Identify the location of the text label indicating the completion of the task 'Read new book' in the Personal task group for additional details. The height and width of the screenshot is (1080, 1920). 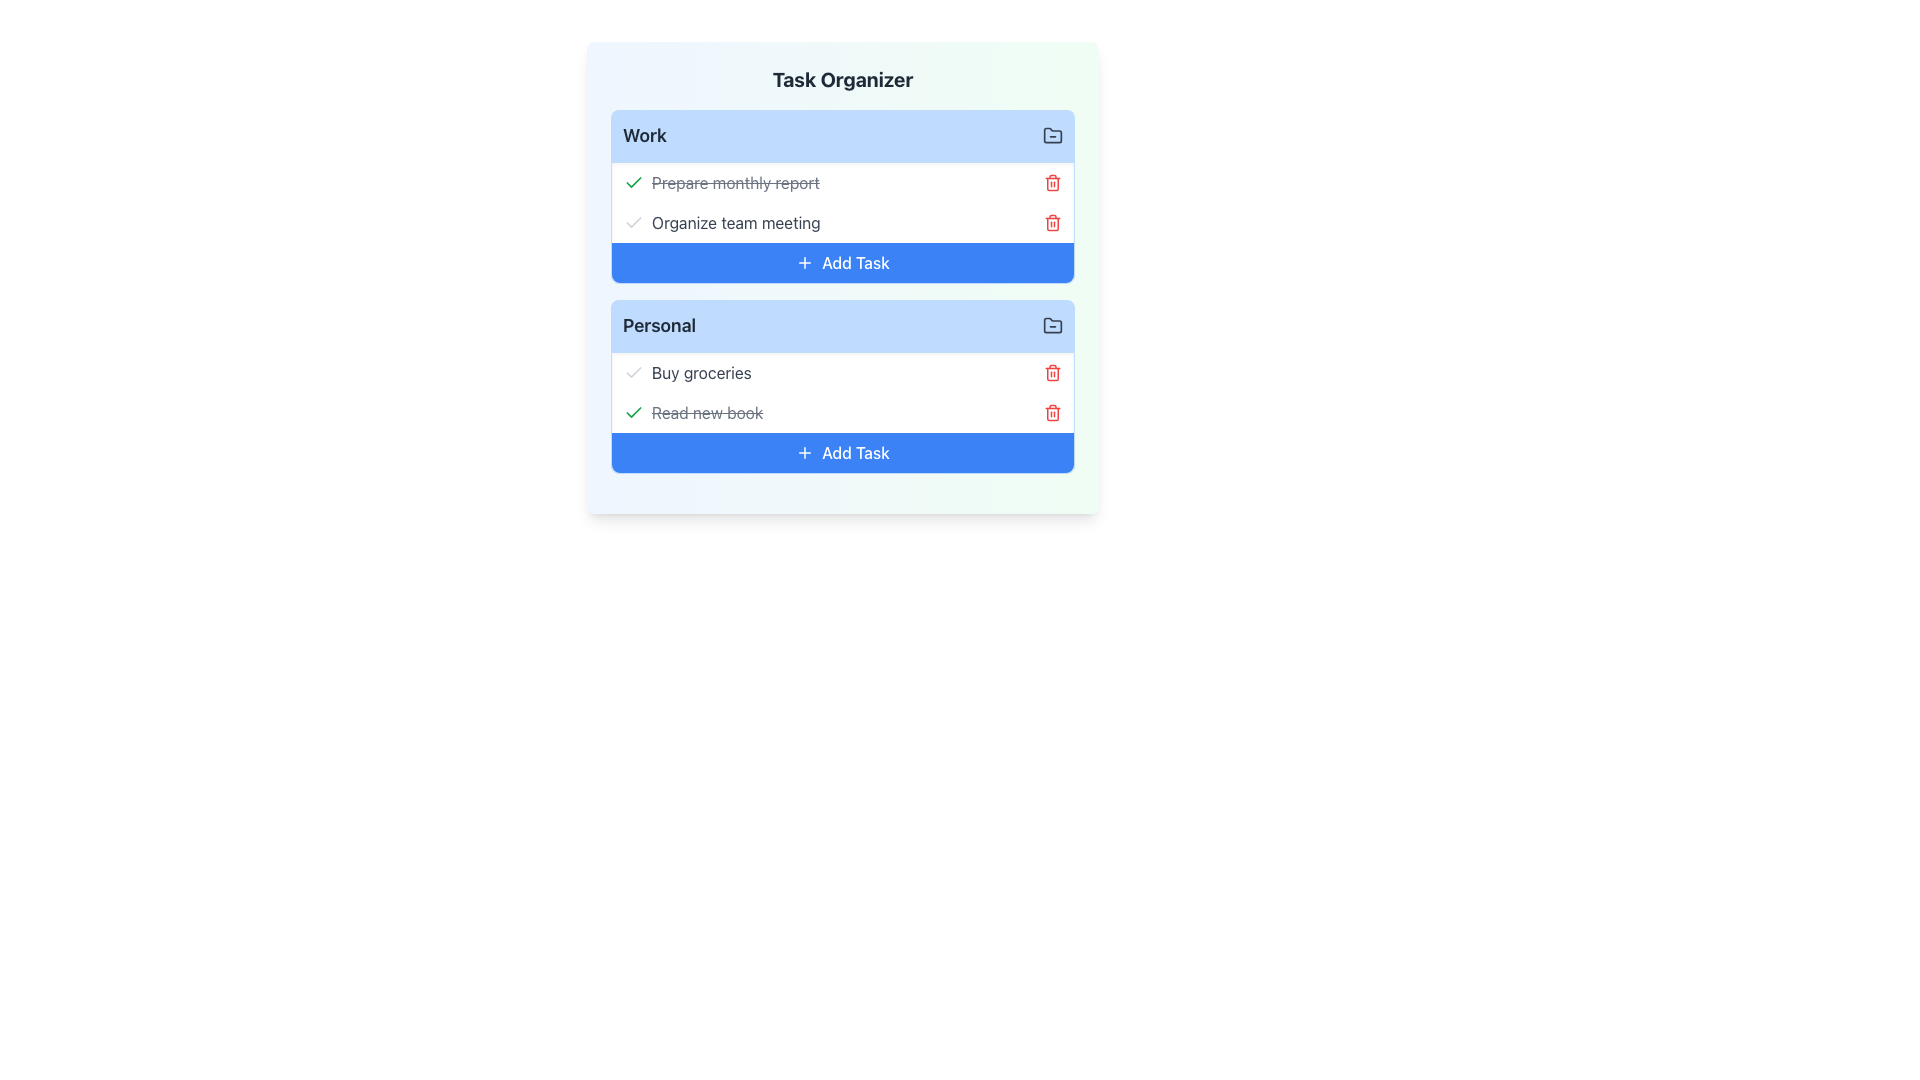
(707, 411).